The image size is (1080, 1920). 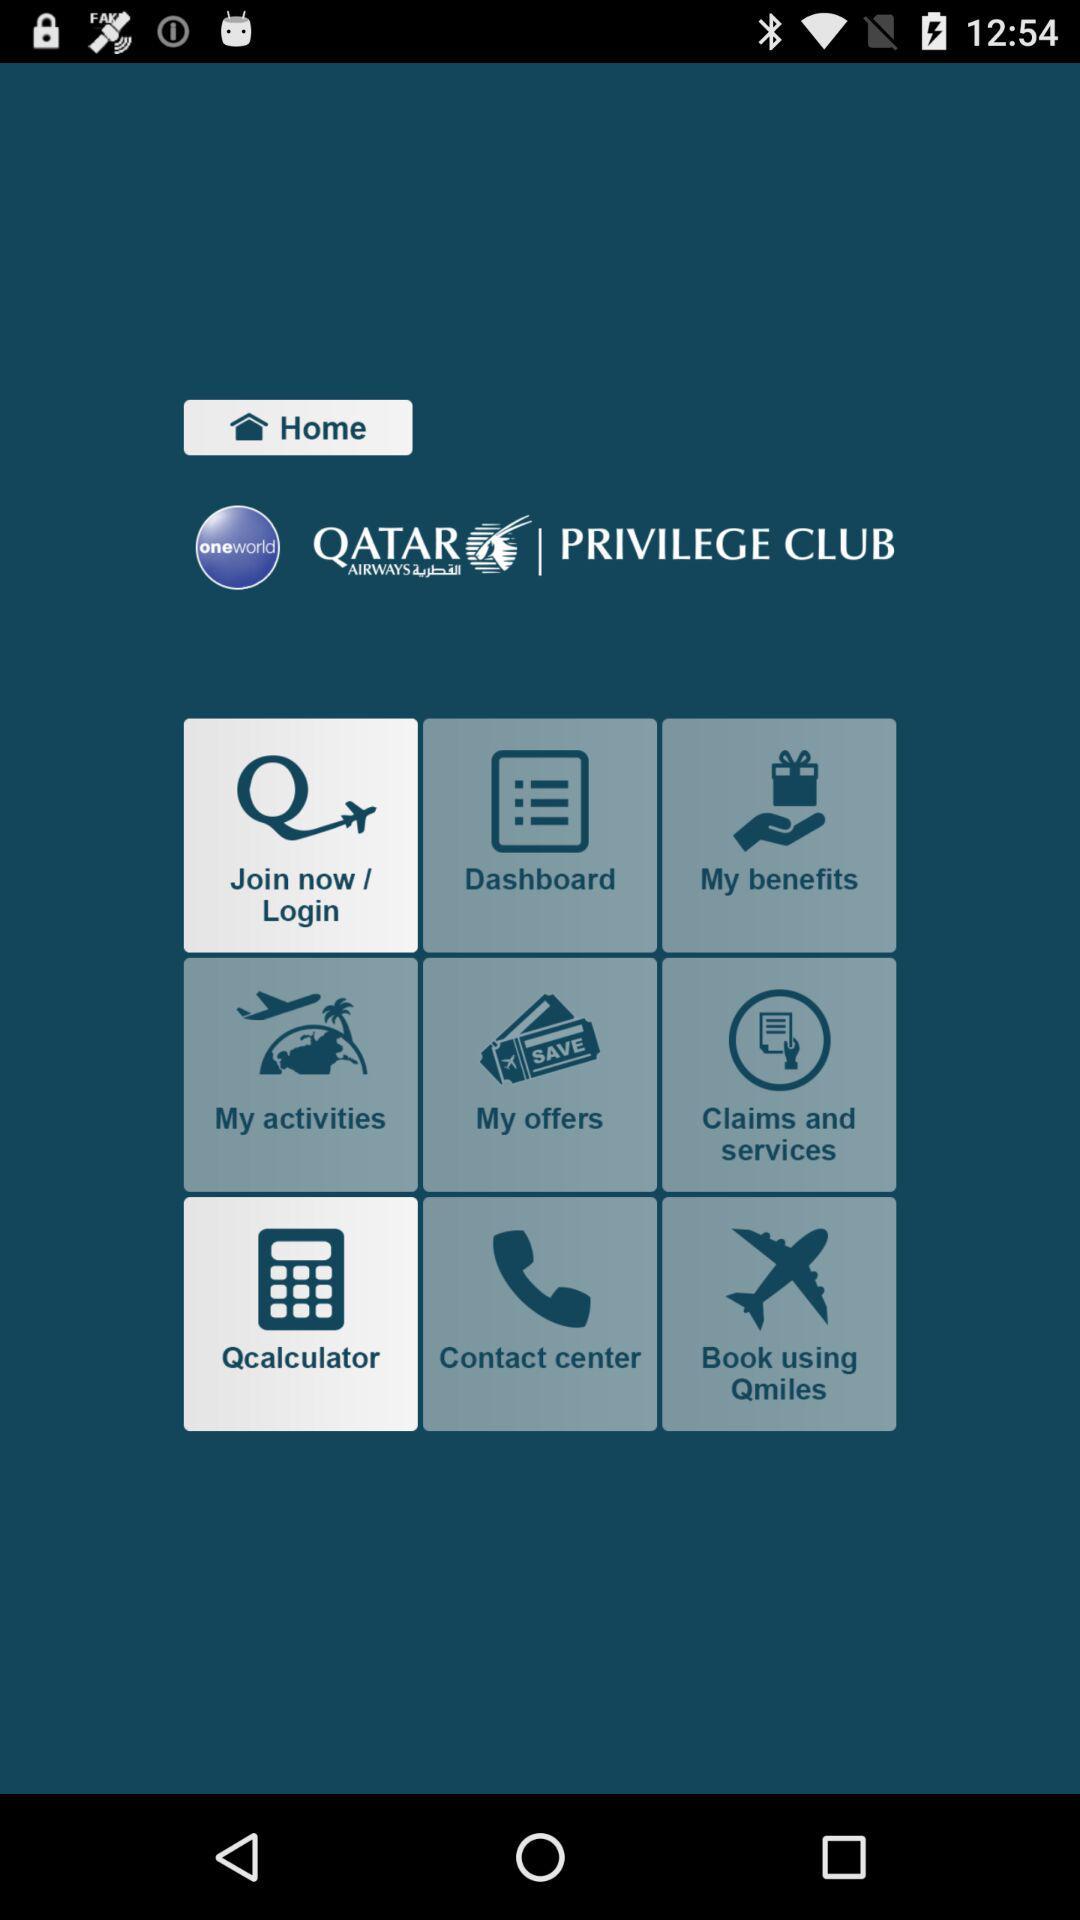 What do you see at coordinates (540, 835) in the screenshot?
I see `open the dashboard` at bounding box center [540, 835].